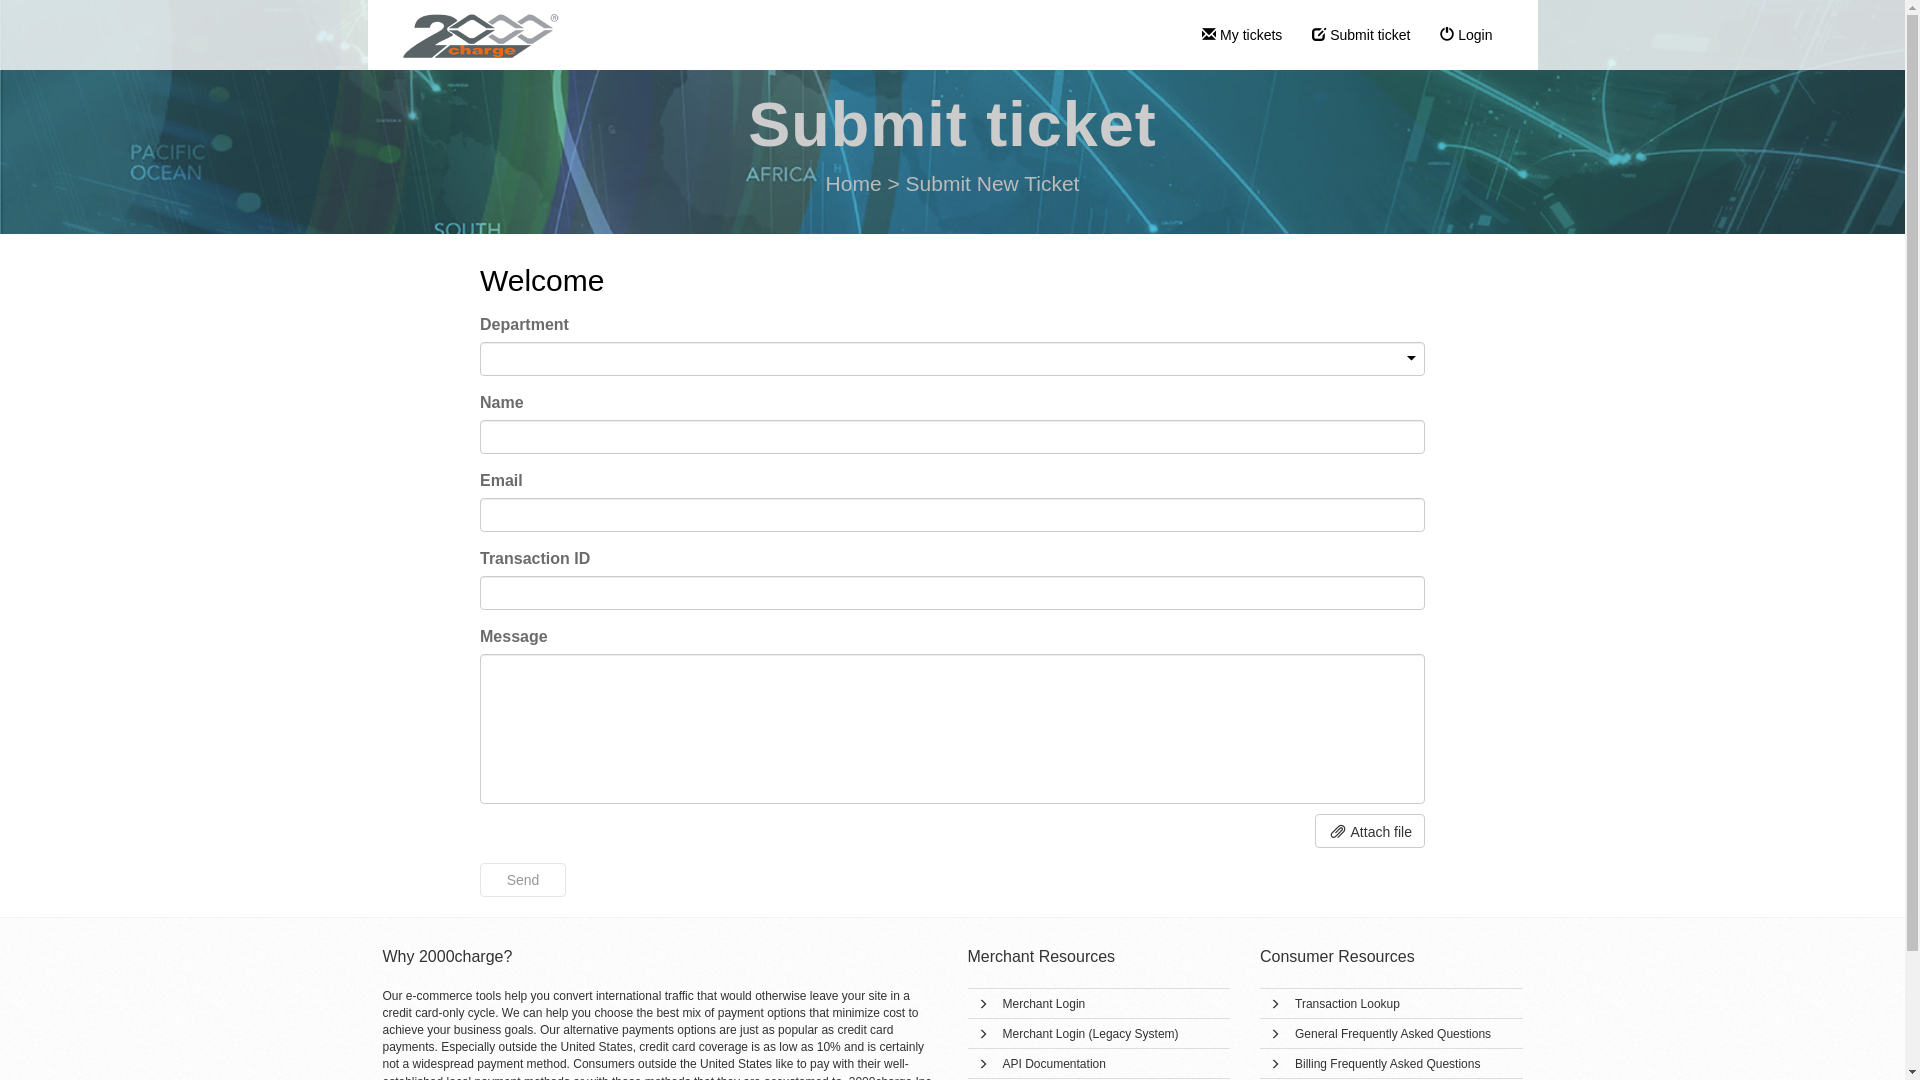 The height and width of the screenshot is (1080, 1920). I want to click on 'API Documentation', so click(1052, 1063).